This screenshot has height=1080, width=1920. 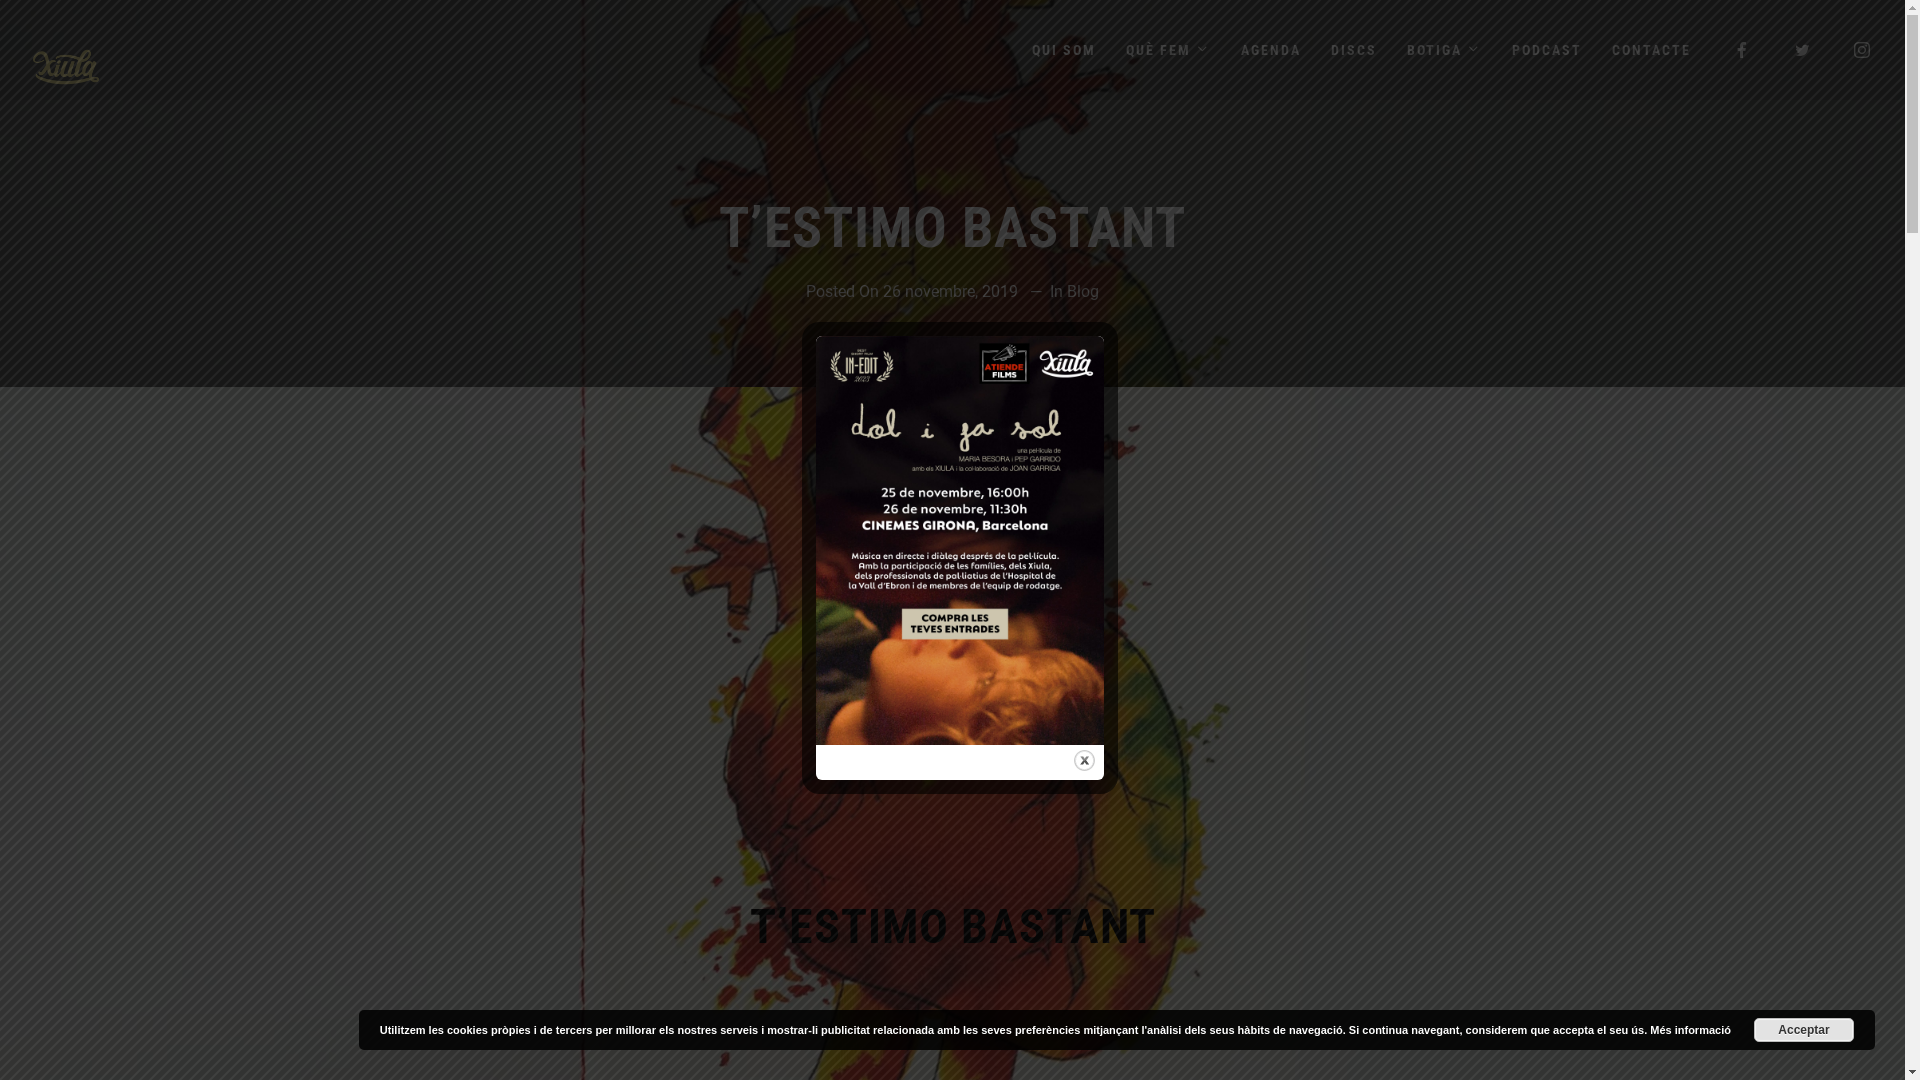 What do you see at coordinates (1804, 1029) in the screenshot?
I see `'Acceptar'` at bounding box center [1804, 1029].